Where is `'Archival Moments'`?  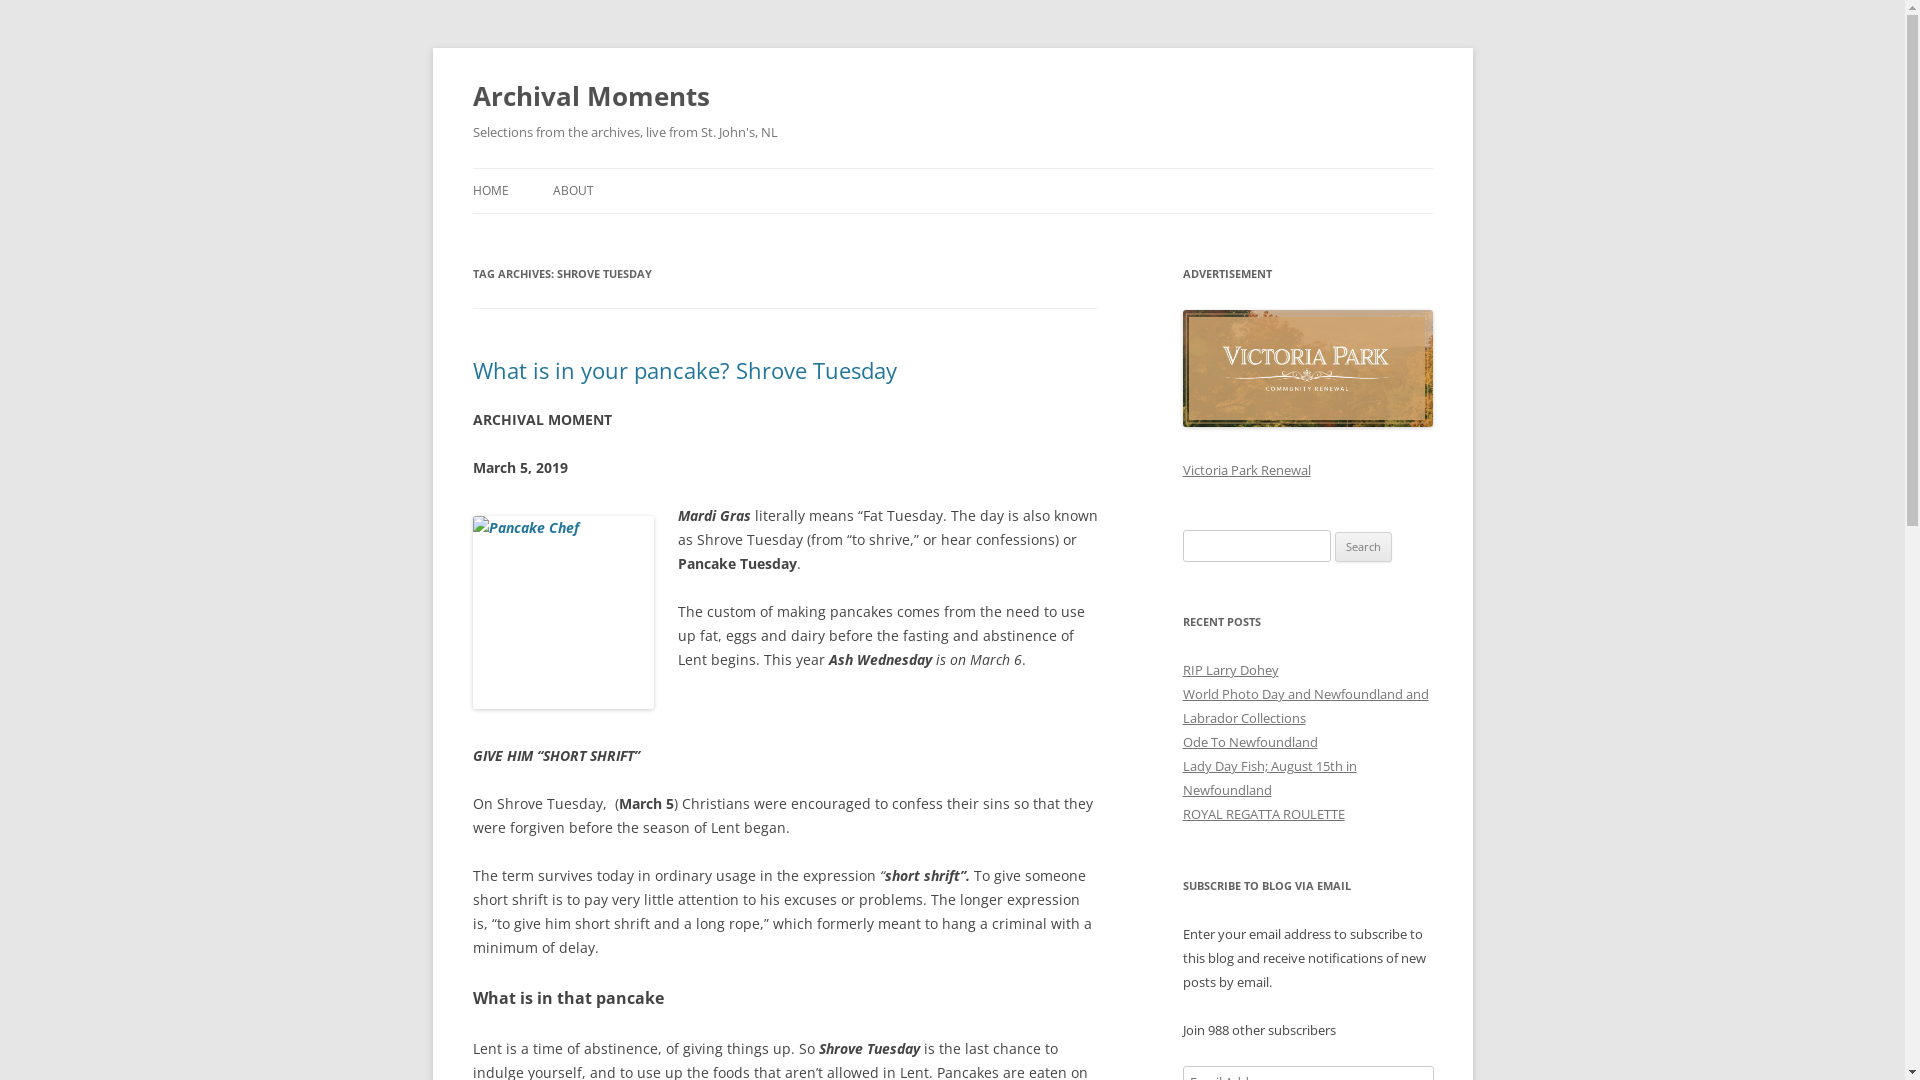
'Archival Moments' is located at coordinates (589, 96).